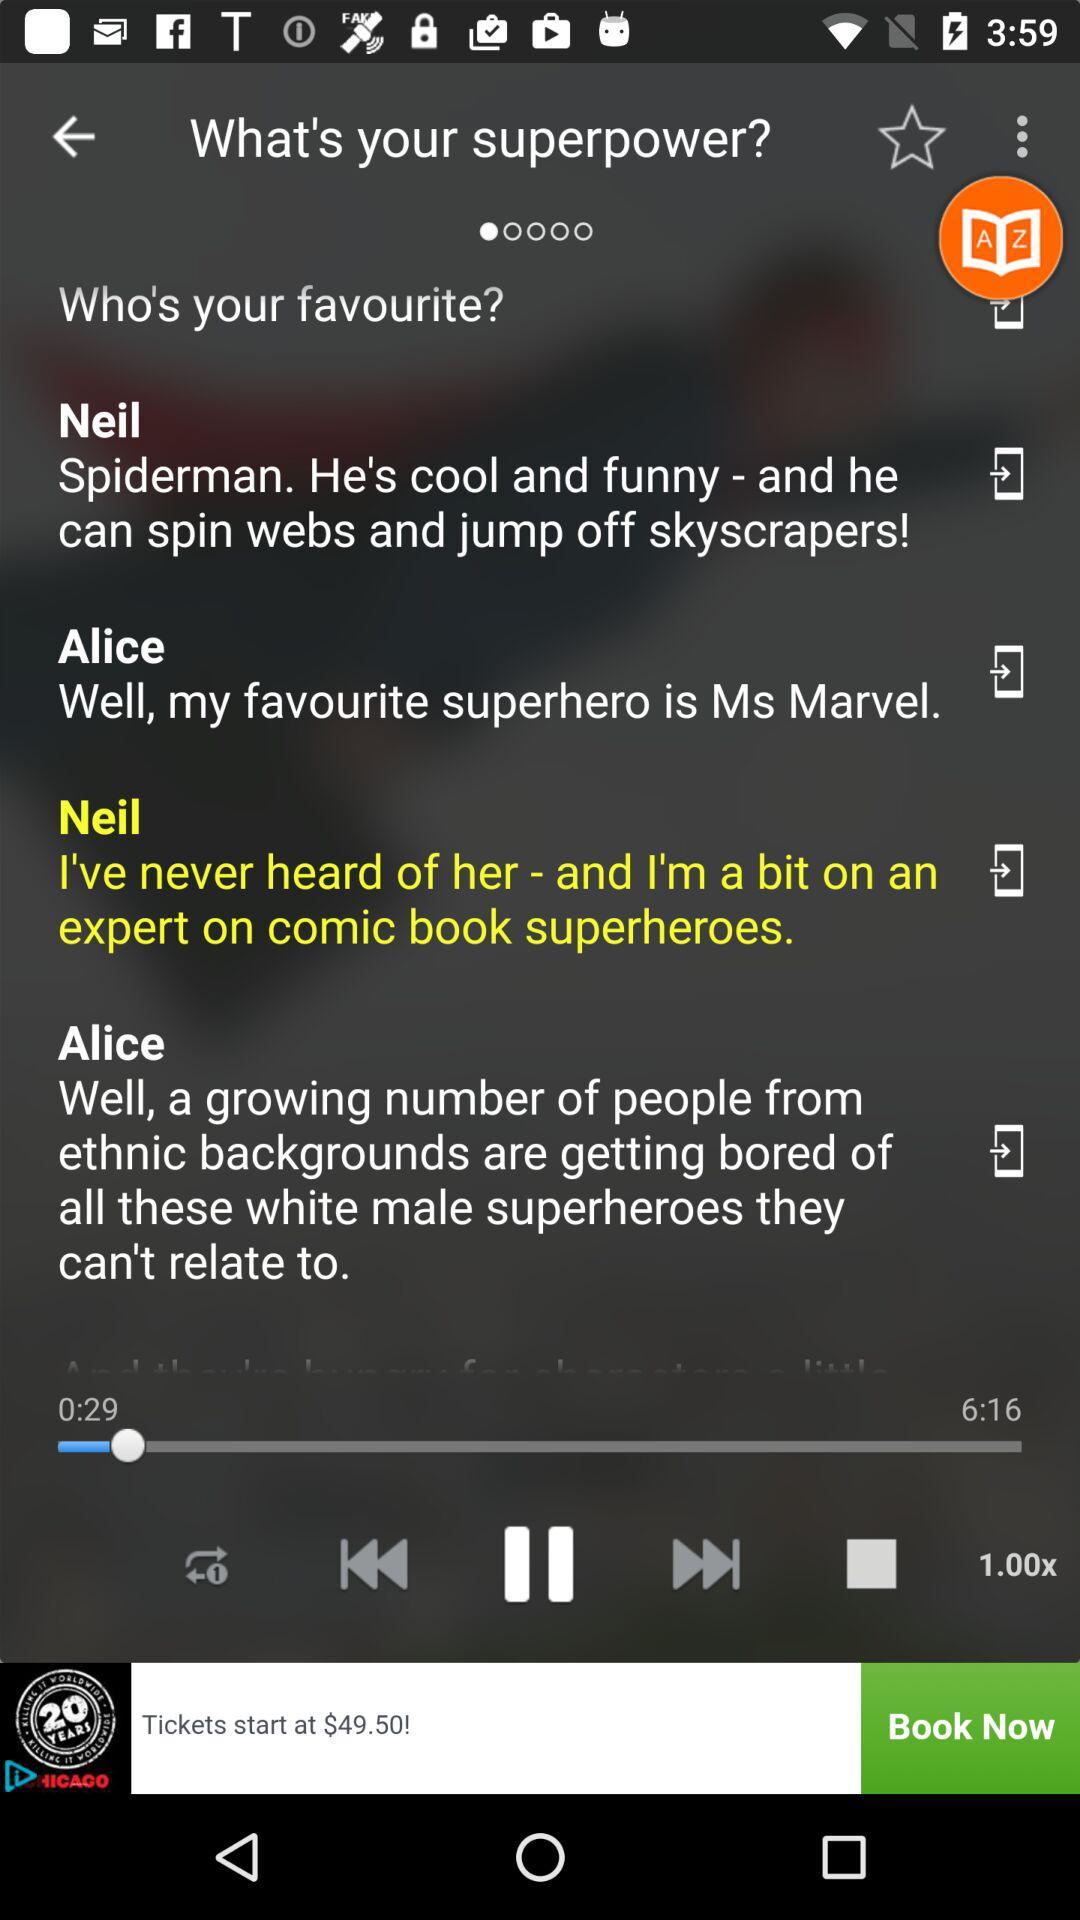 The image size is (1080, 1920). Describe the element at coordinates (373, 1562) in the screenshot. I see `start audio over` at that location.